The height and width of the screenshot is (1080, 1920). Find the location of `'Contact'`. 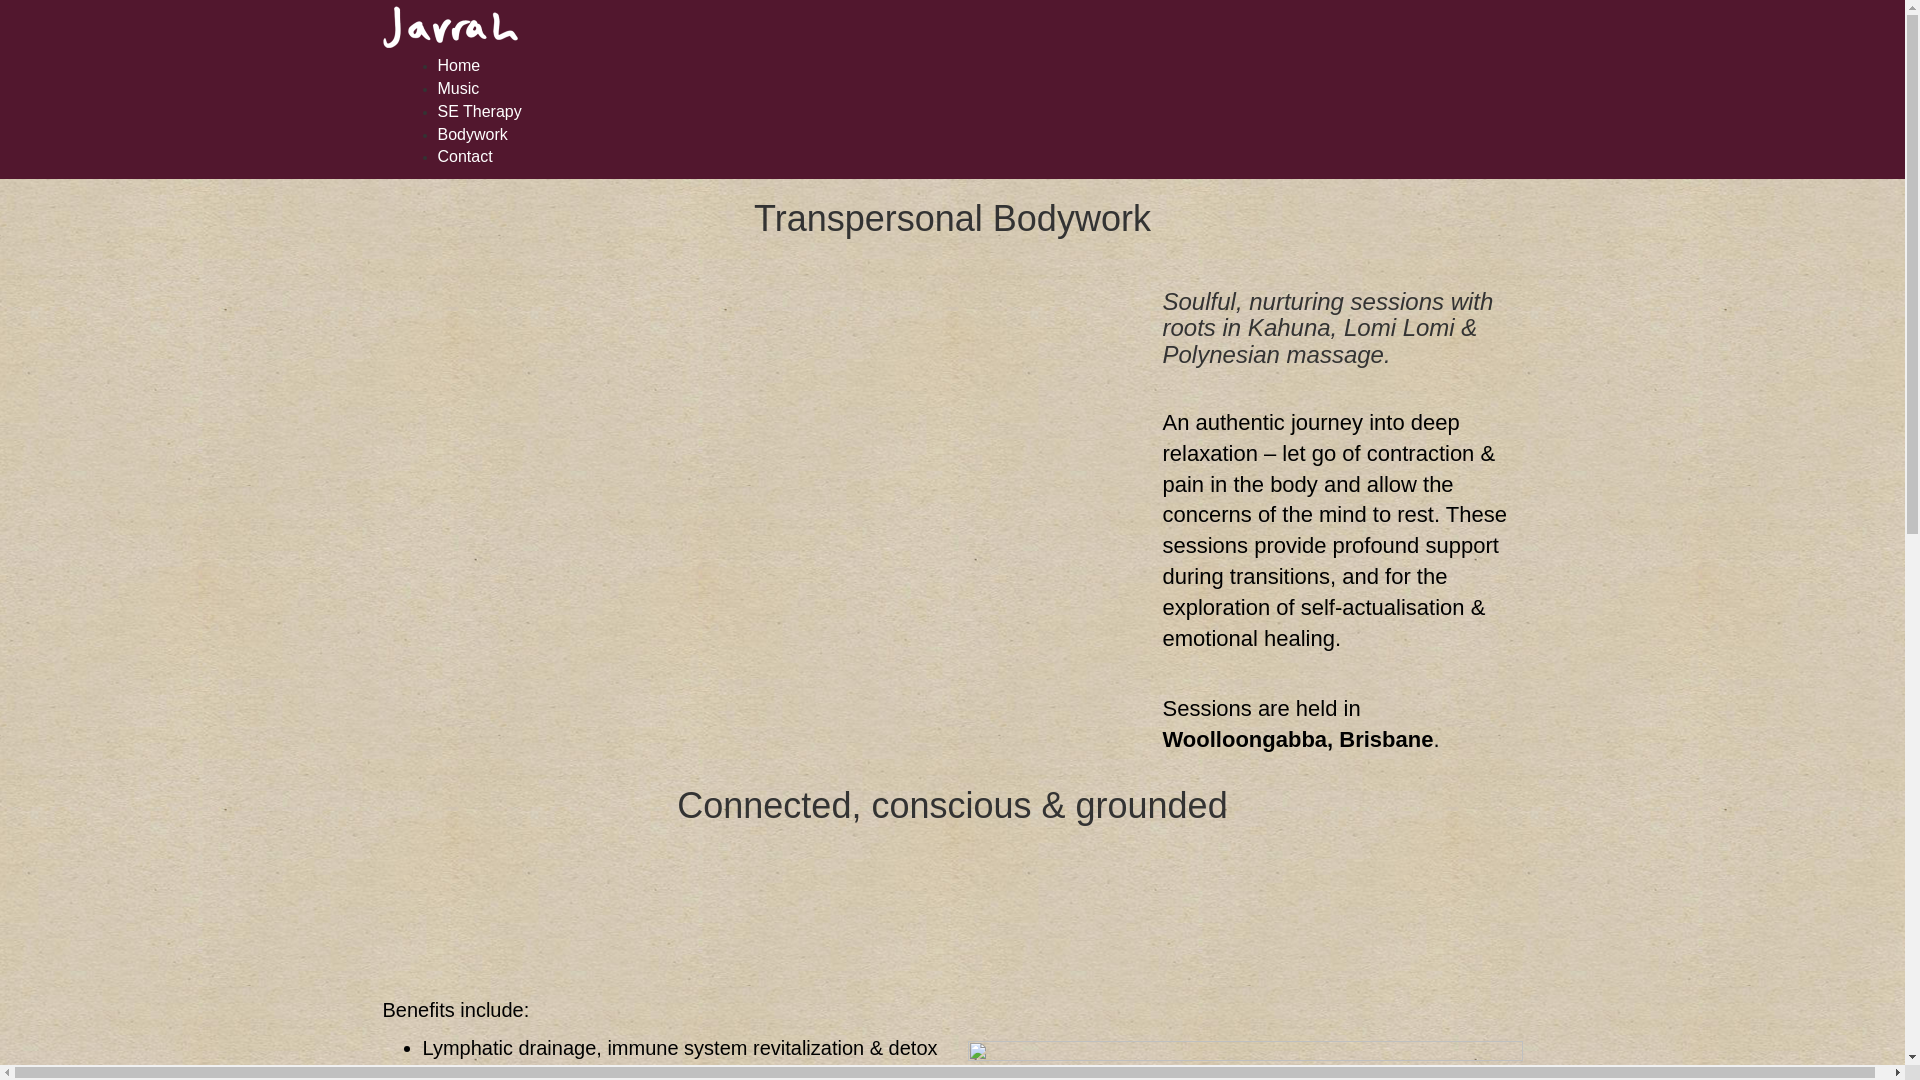

'Contact' is located at coordinates (464, 155).